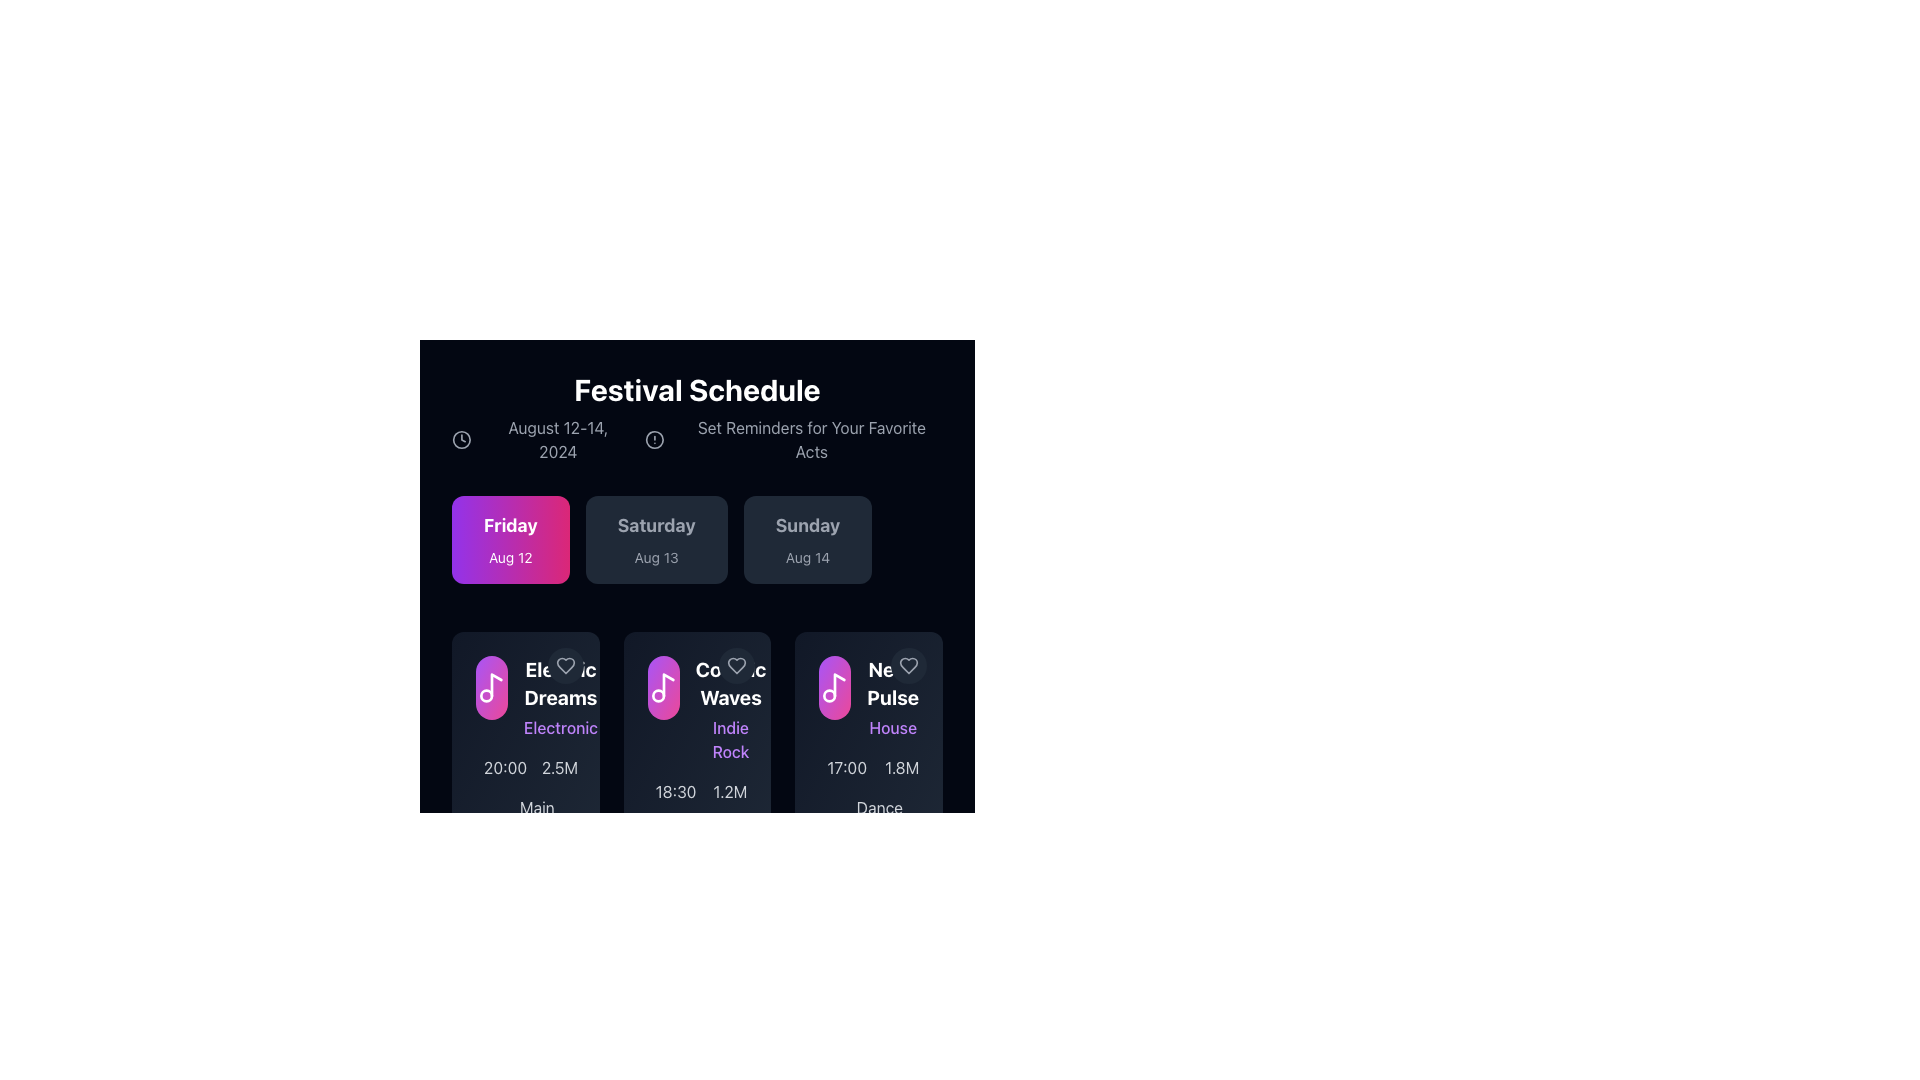  I want to click on the hollow heart-shaped icon located in the top-right corner of the second event card under 'Festival Schedule', so click(907, 666).